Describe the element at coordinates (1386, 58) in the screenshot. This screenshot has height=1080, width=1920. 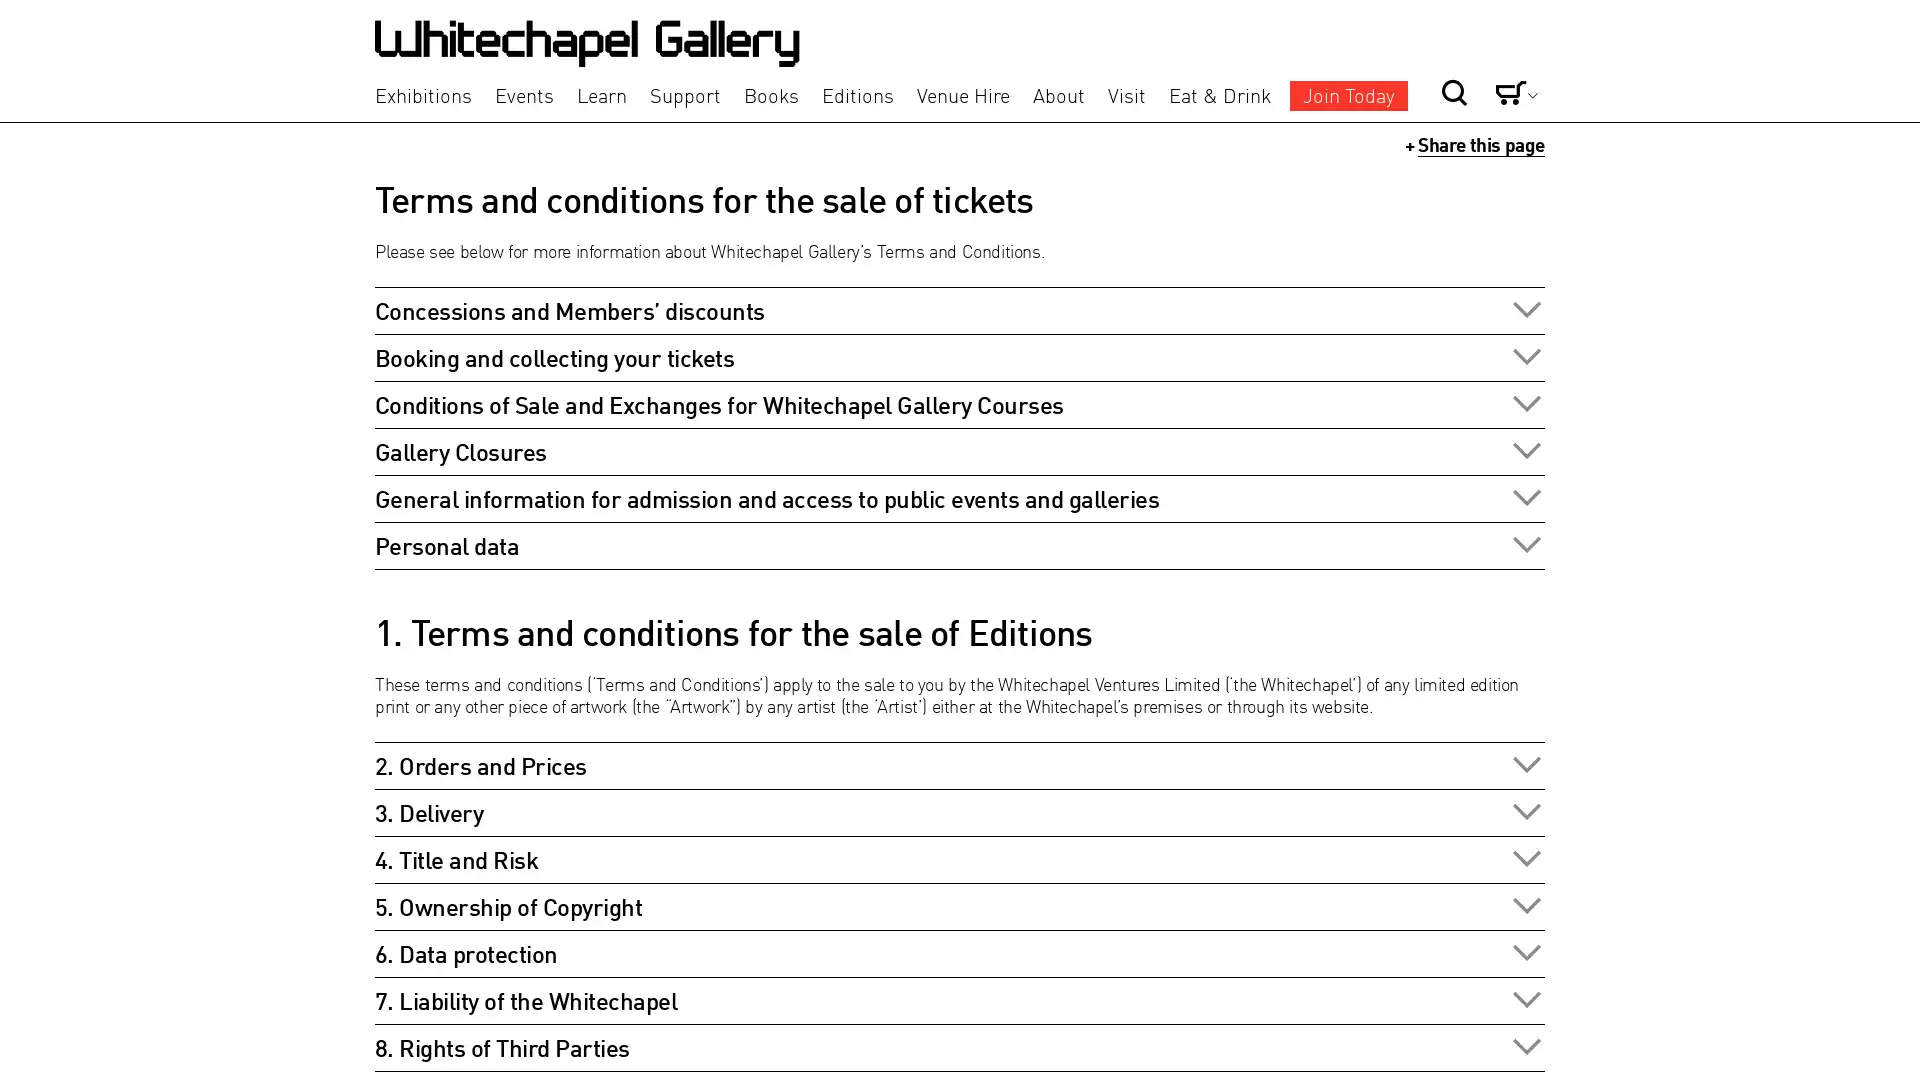
I see `Go` at that location.